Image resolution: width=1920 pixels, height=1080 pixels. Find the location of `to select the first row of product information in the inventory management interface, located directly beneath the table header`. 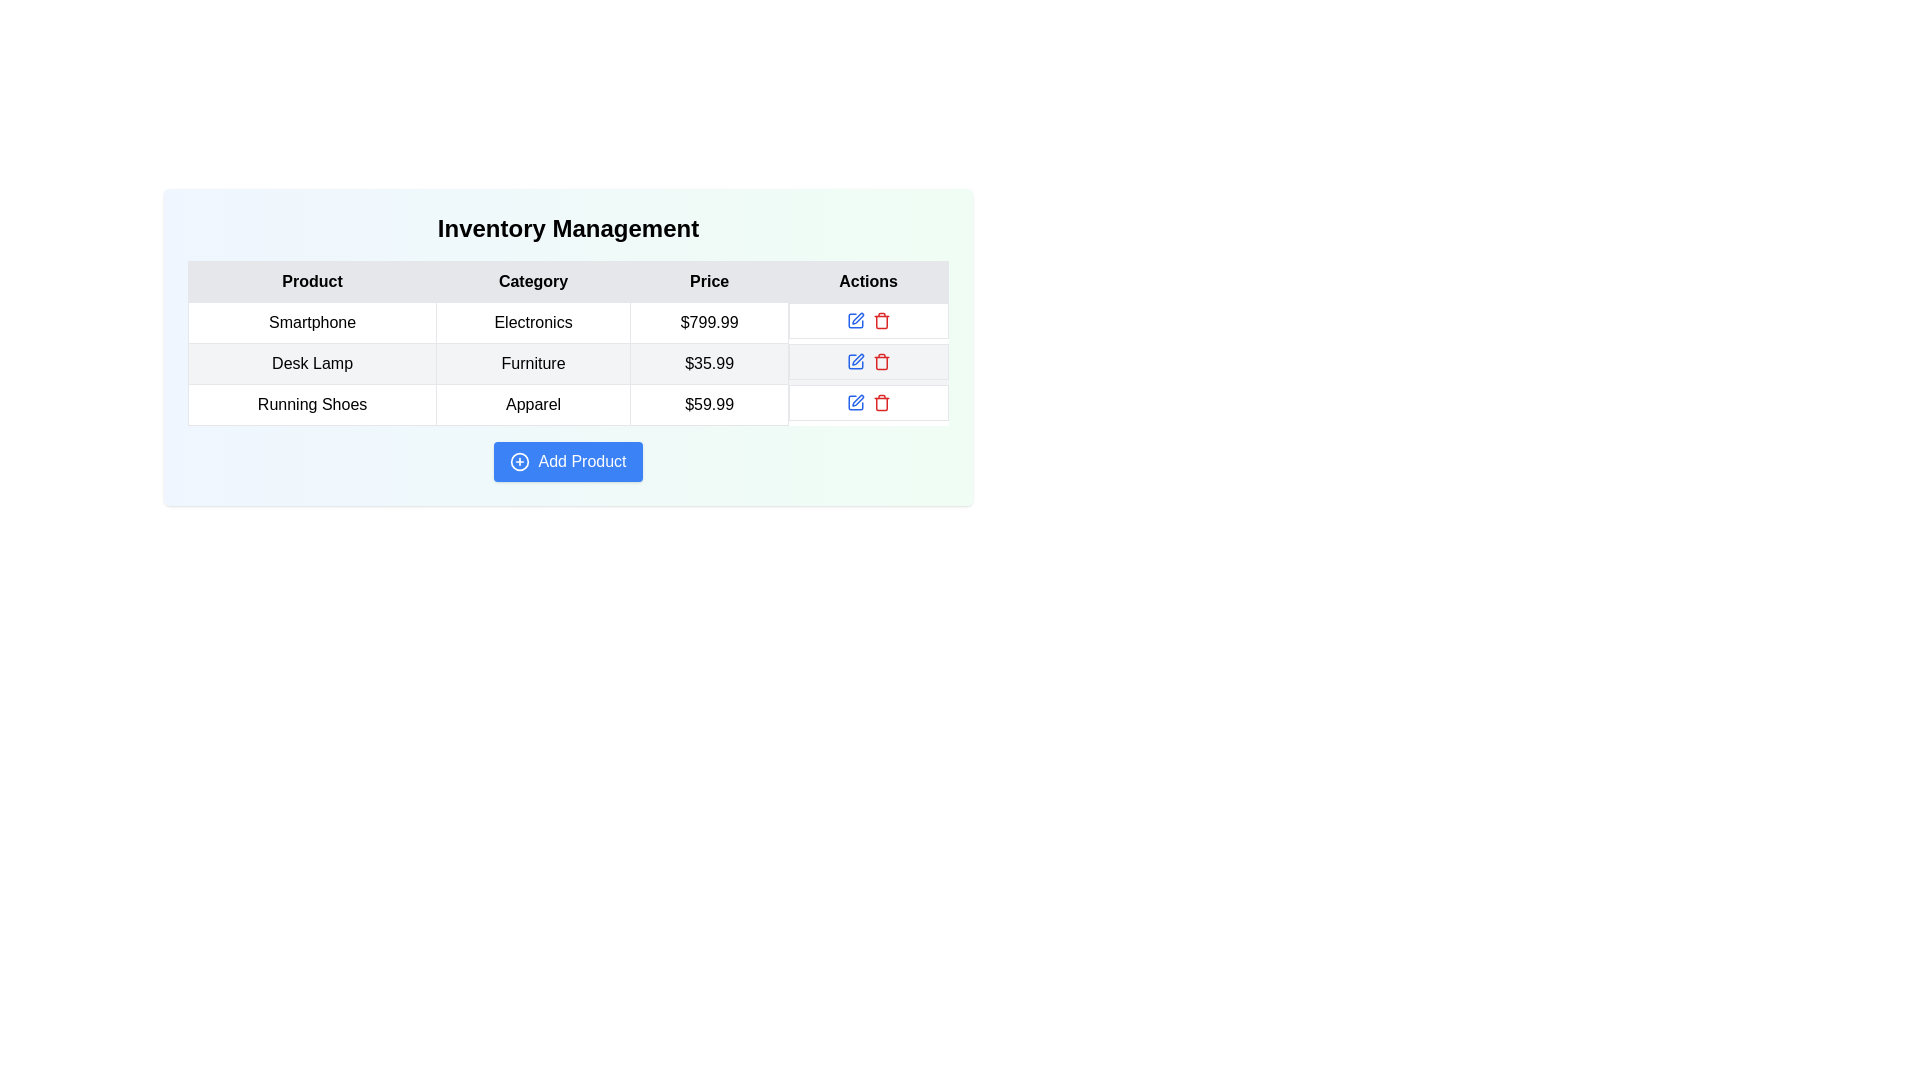

to select the first row of product information in the inventory management interface, located directly beneath the table header is located at coordinates (567, 322).